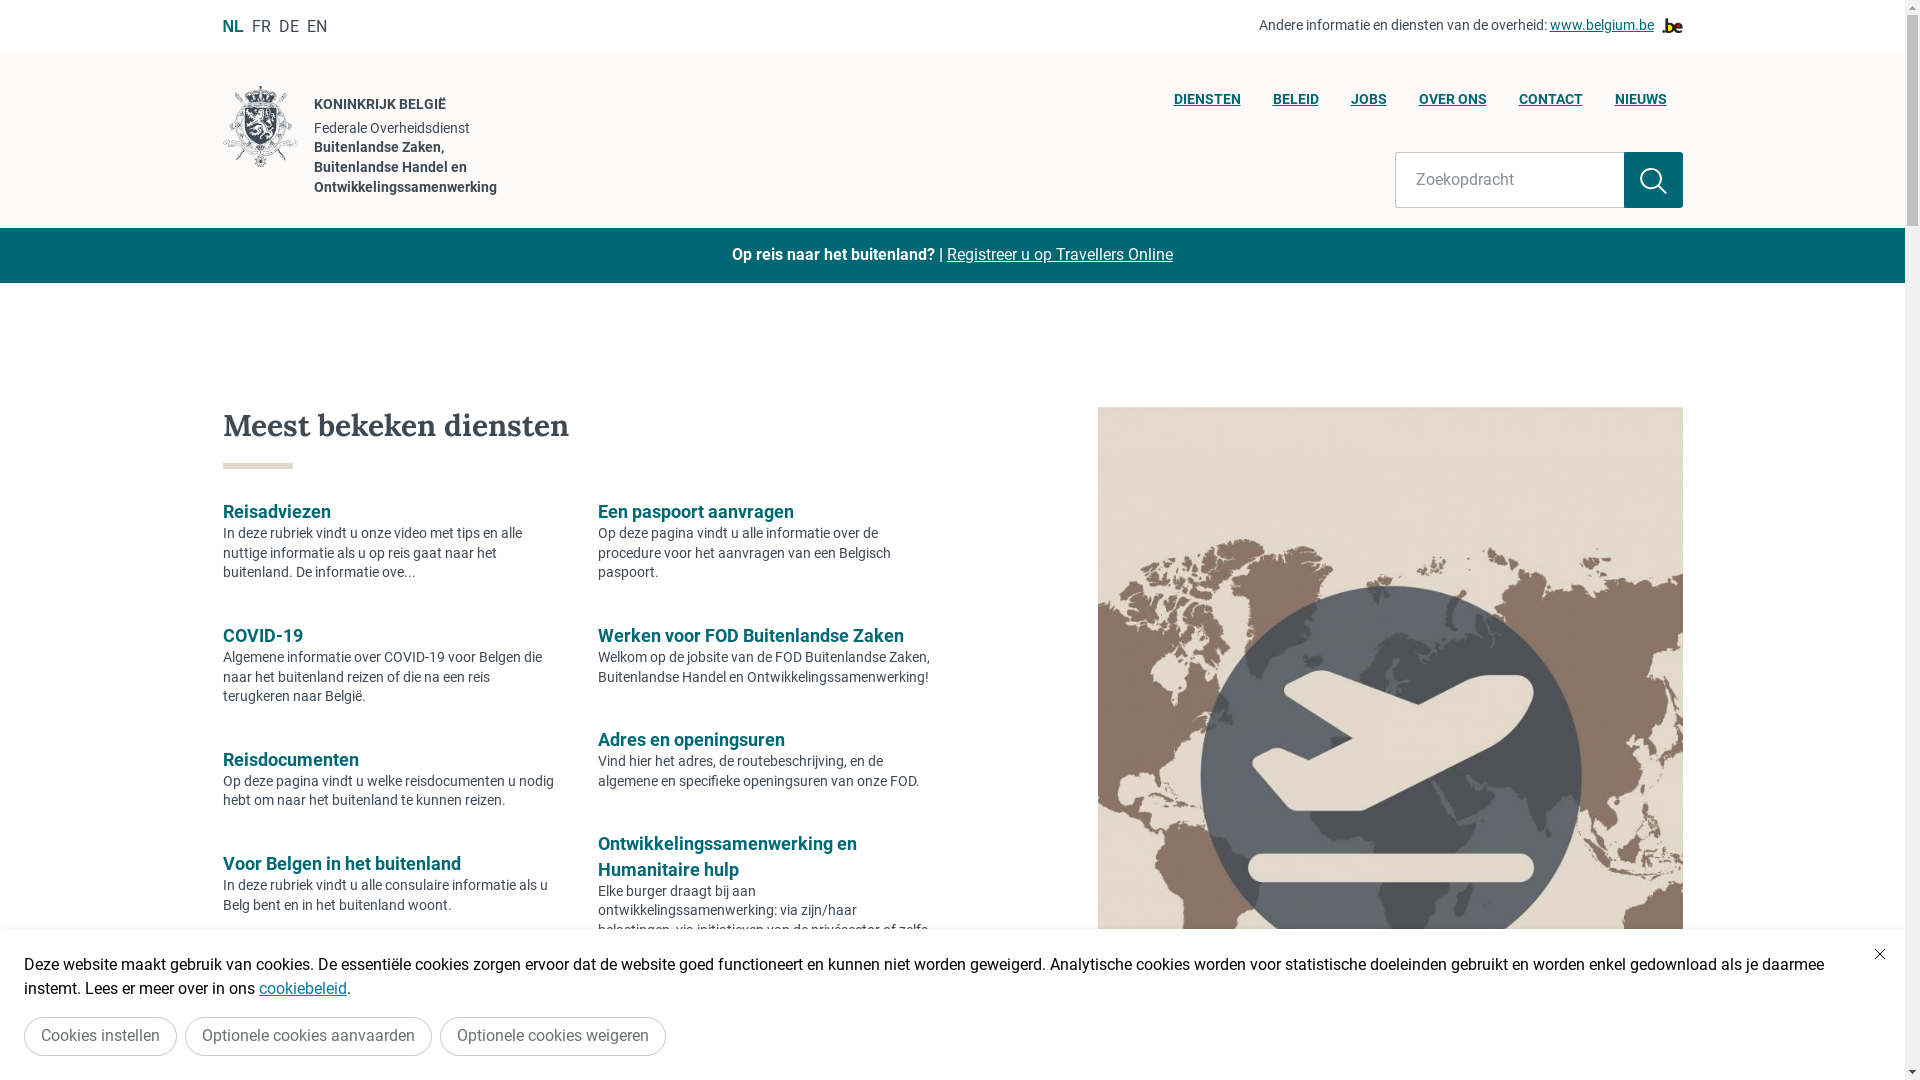  What do you see at coordinates (691, 739) in the screenshot?
I see `'Adres en openingsuren'` at bounding box center [691, 739].